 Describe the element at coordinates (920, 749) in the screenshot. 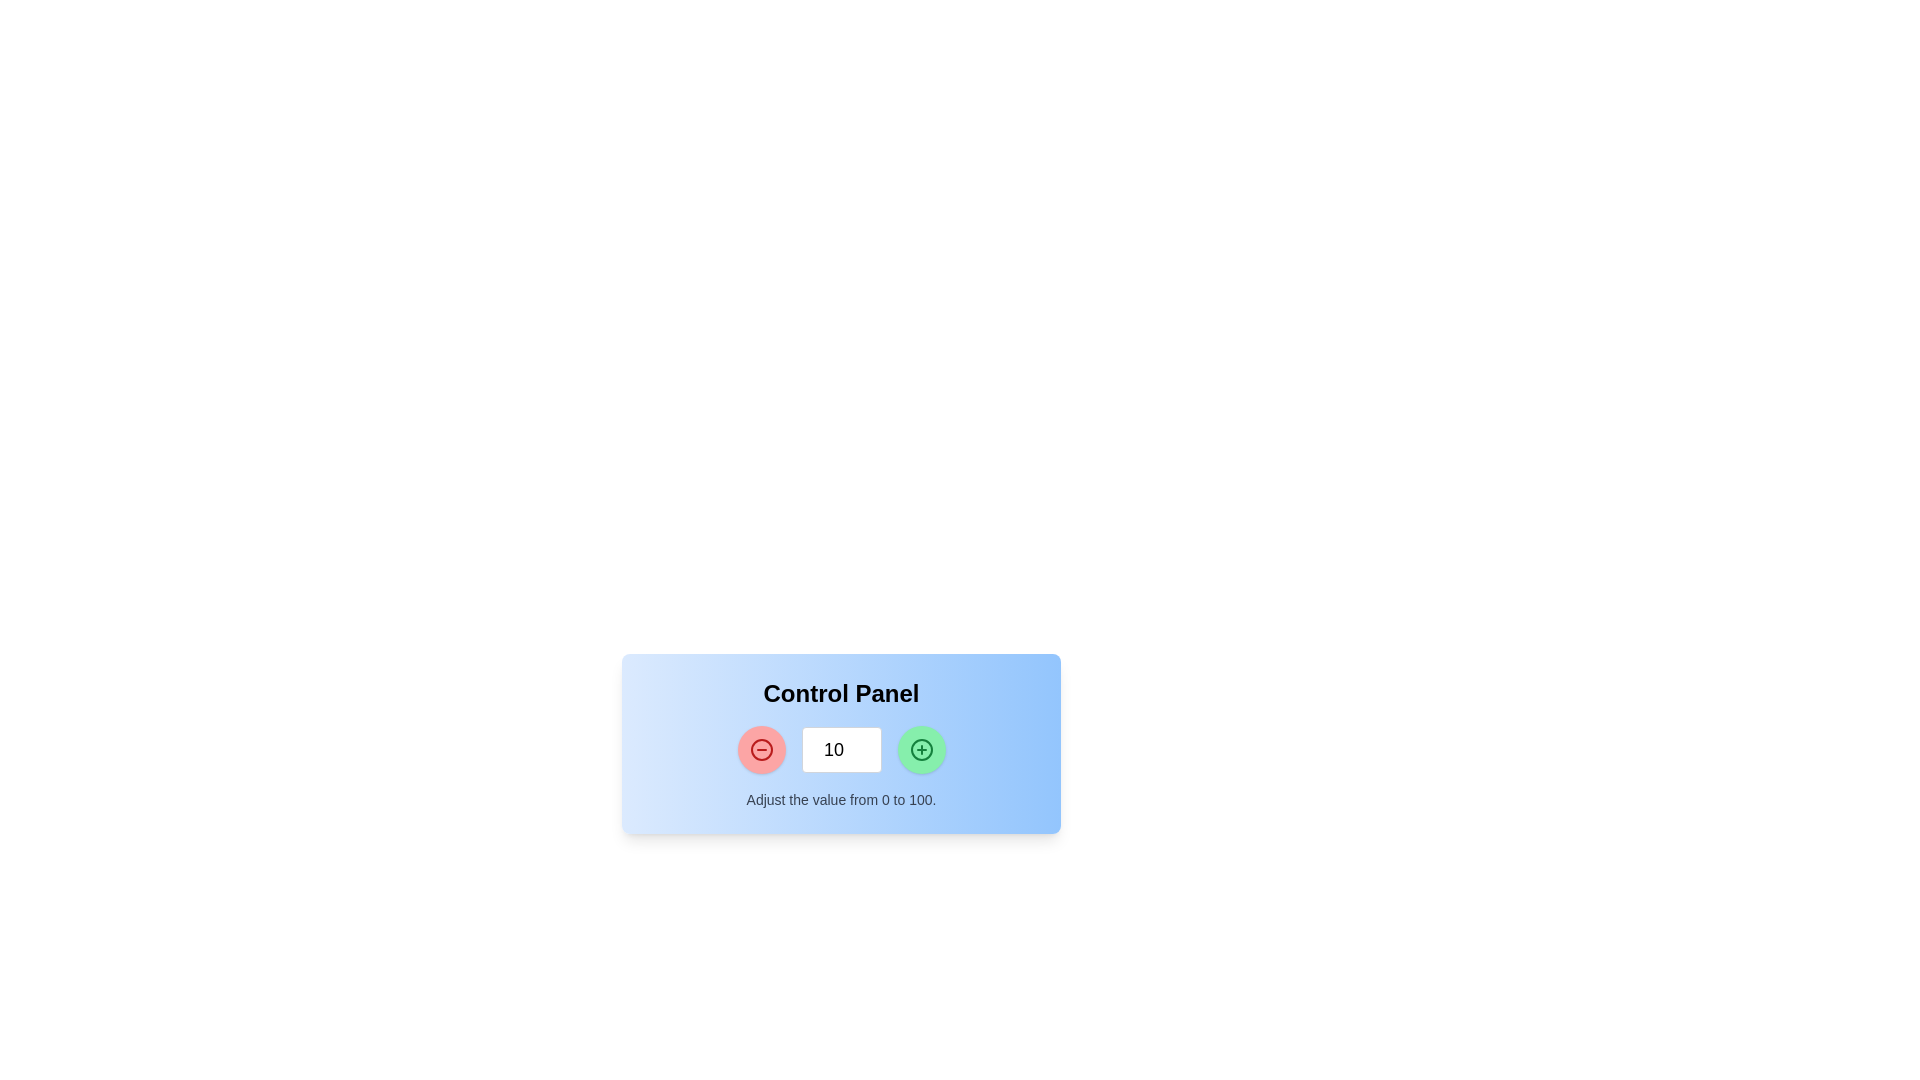

I see `the increment button located to the right of the numeric input field in the control panel interface` at that location.